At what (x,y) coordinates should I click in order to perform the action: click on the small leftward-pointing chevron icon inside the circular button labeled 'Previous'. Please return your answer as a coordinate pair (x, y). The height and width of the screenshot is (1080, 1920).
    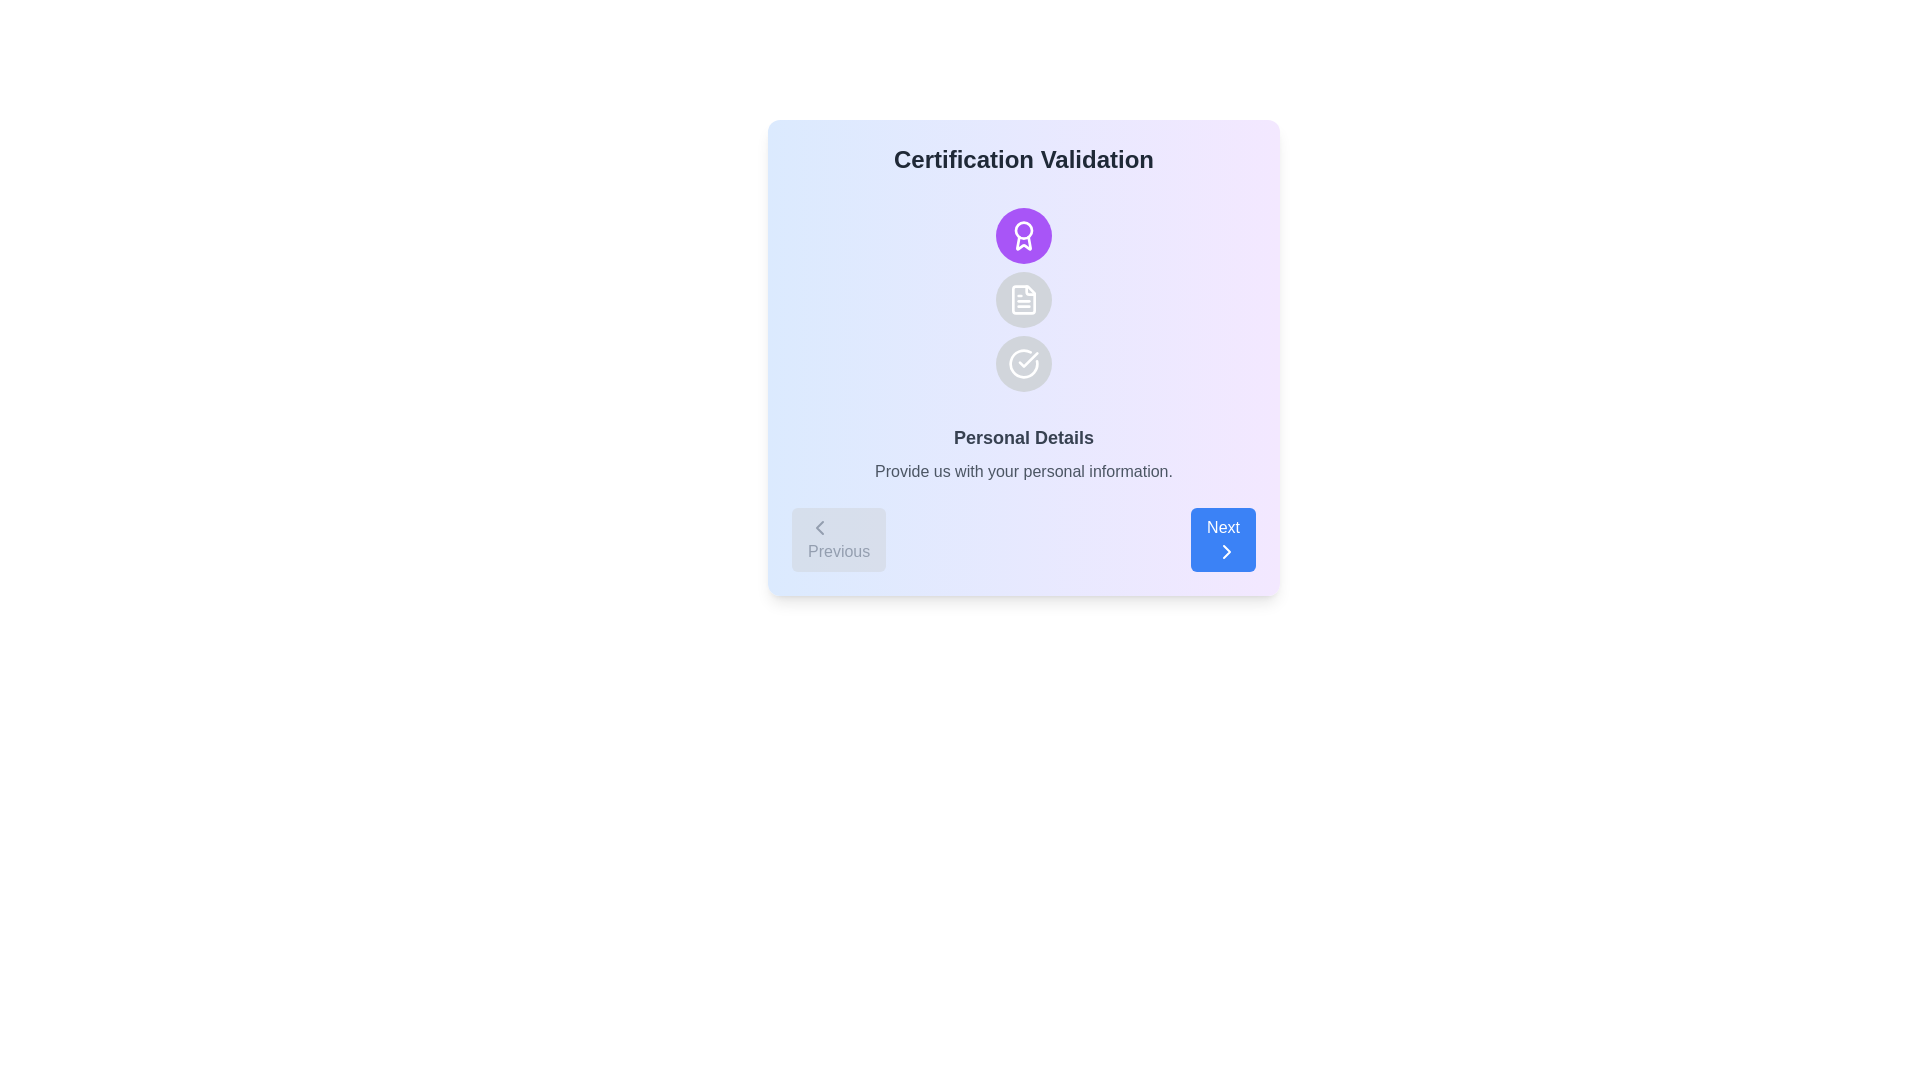
    Looking at the image, I should click on (820, 527).